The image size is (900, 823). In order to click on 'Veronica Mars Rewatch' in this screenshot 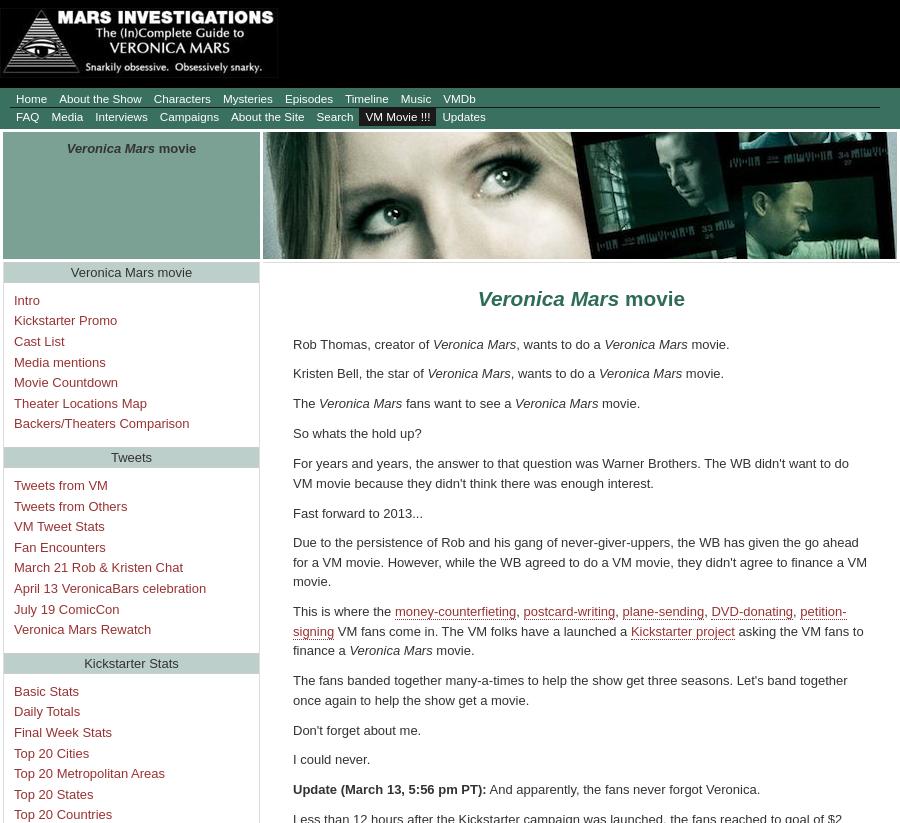, I will do `click(13, 628)`.